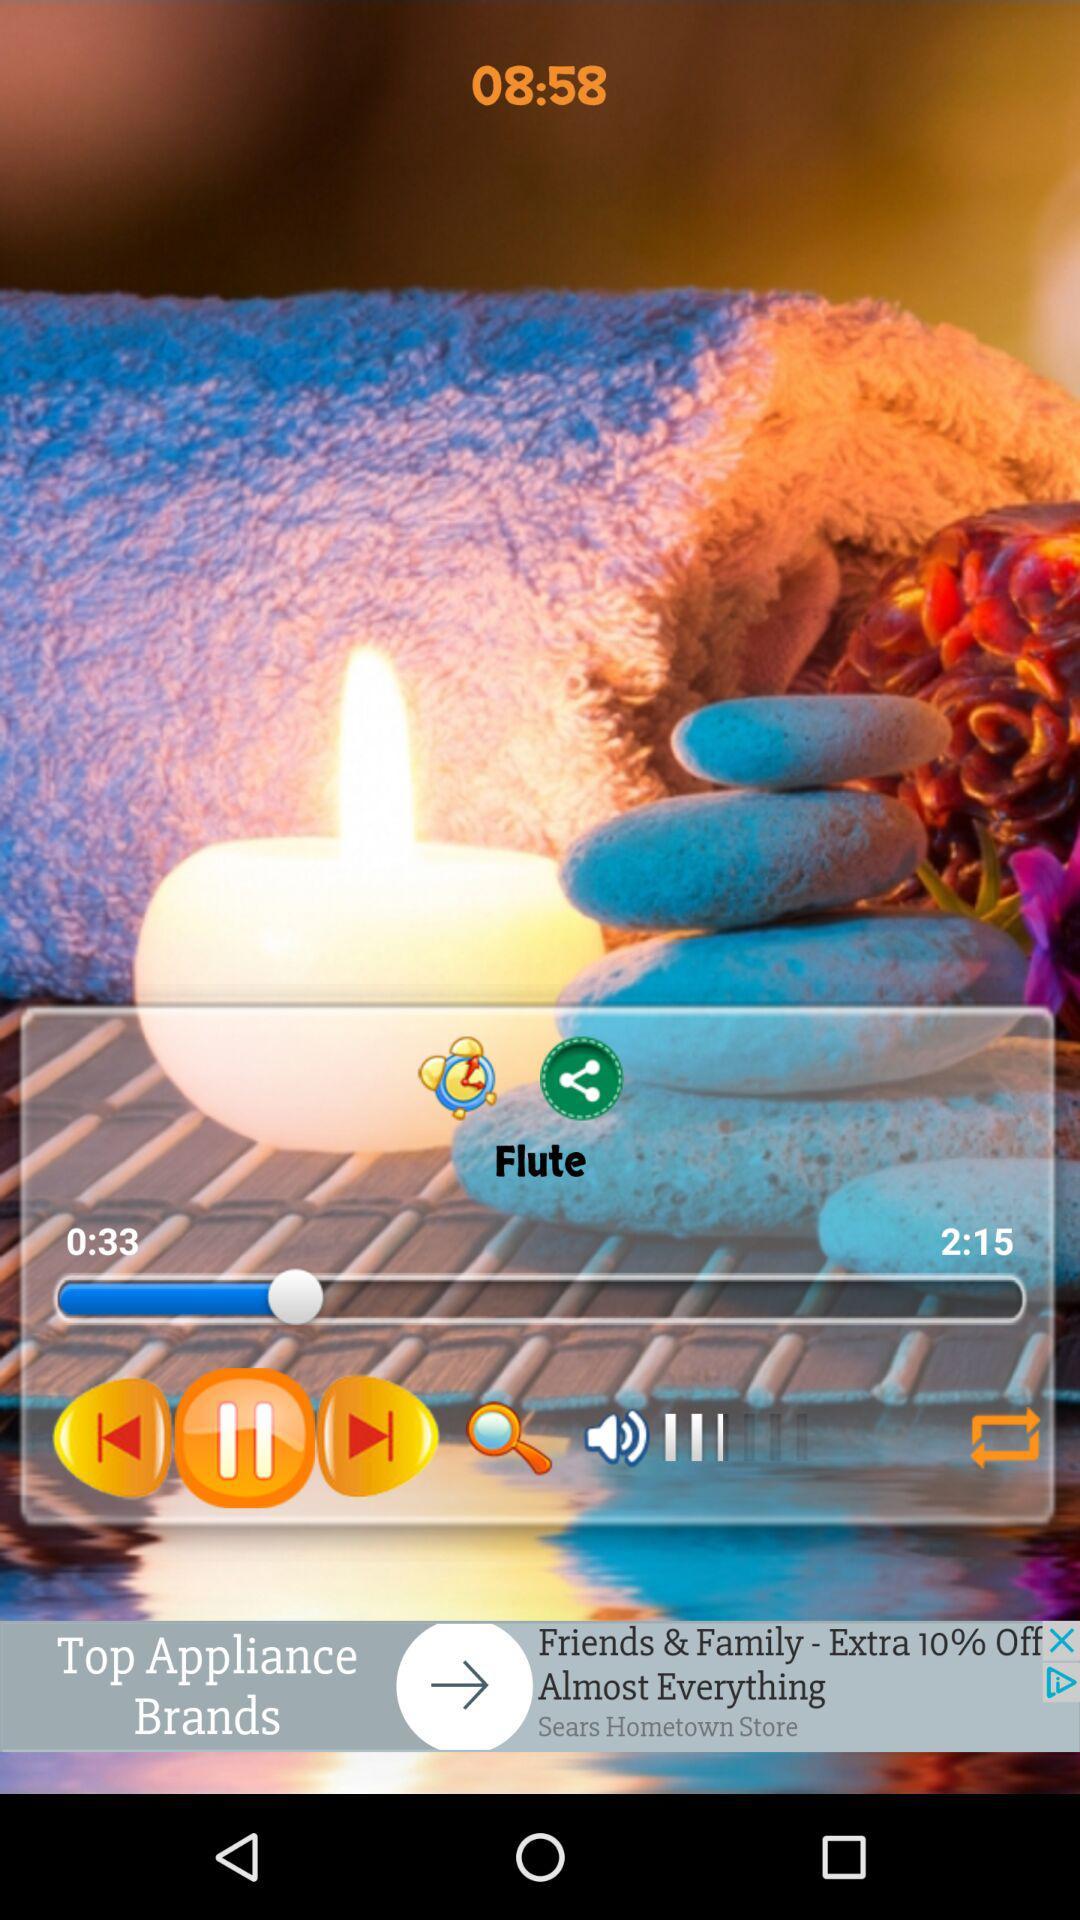 Image resolution: width=1080 pixels, height=1920 pixels. I want to click on stop, so click(243, 1436).